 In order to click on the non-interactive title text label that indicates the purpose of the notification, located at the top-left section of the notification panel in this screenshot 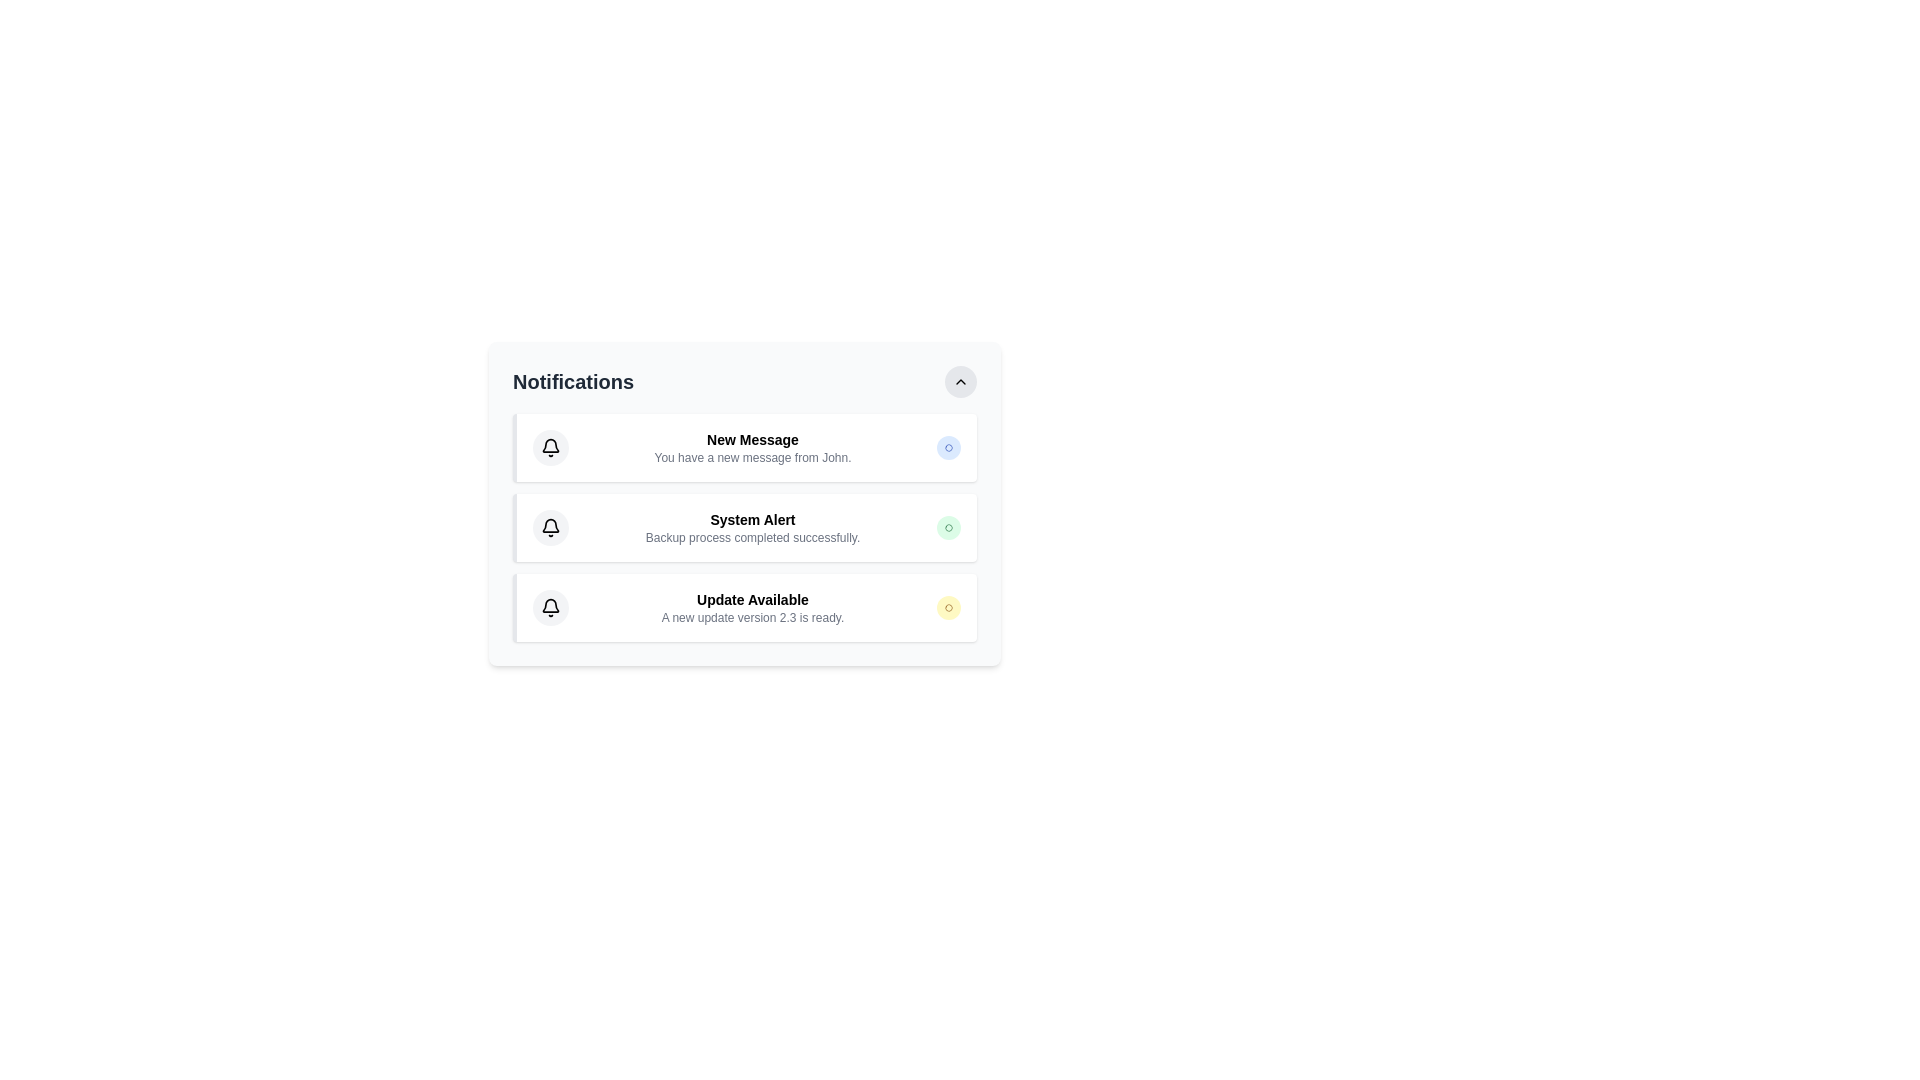, I will do `click(752, 438)`.